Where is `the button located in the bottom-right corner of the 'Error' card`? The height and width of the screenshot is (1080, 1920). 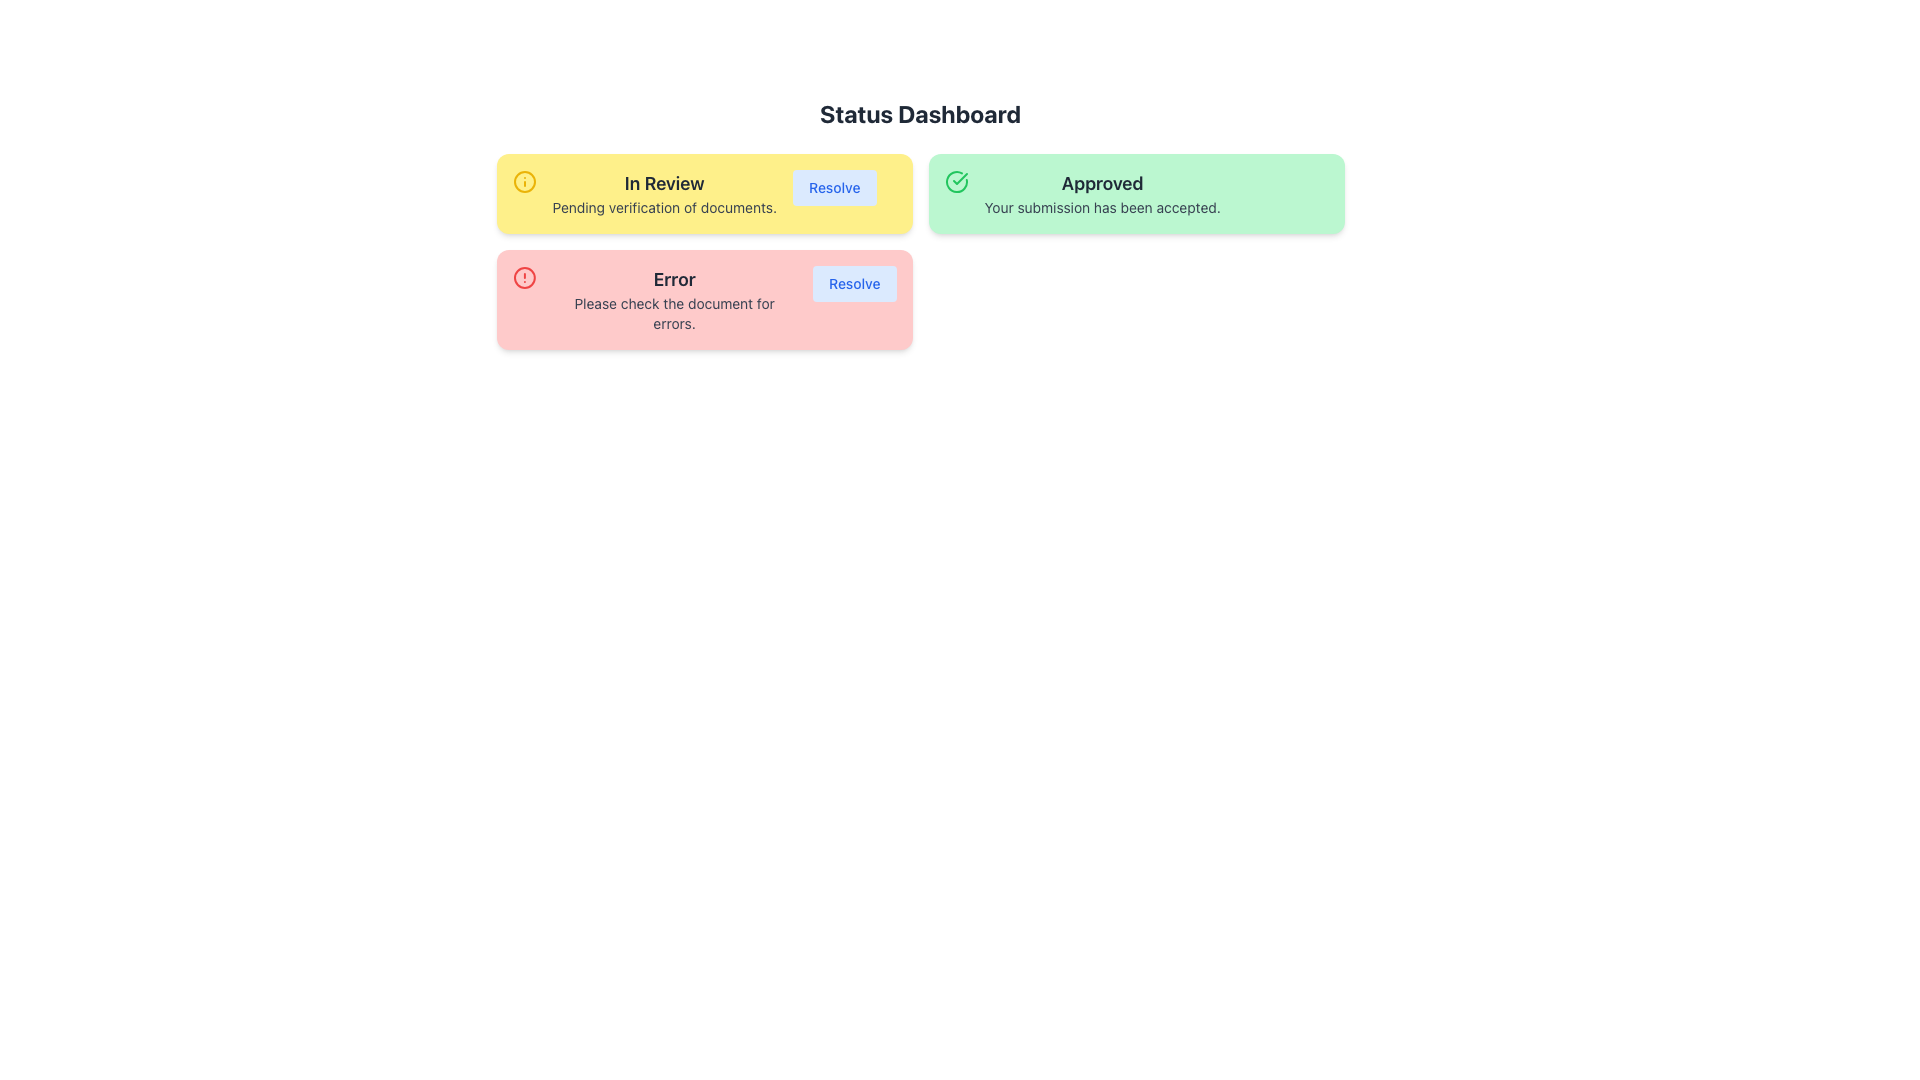 the button located in the bottom-right corner of the 'Error' card is located at coordinates (854, 284).